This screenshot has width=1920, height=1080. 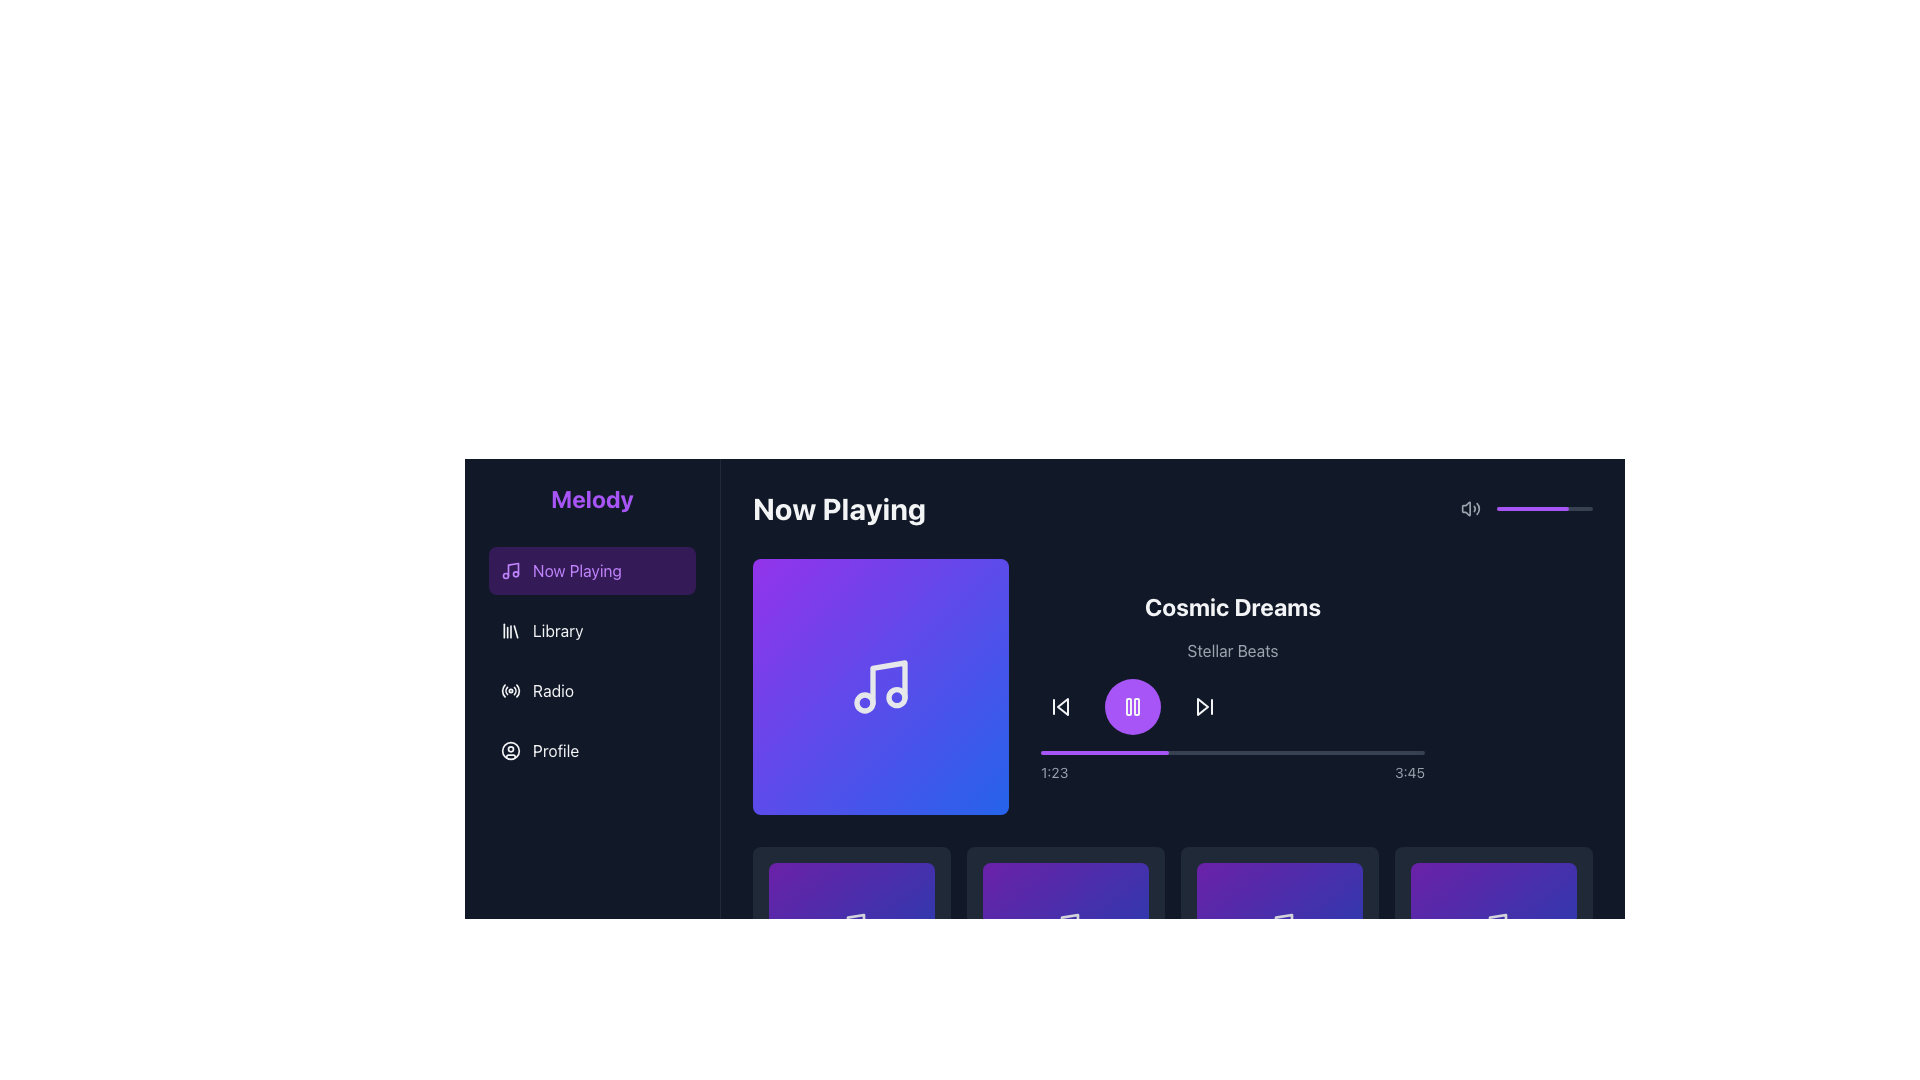 What do you see at coordinates (510, 631) in the screenshot?
I see `the 'Library' icon located in the left vertical navigation menu, which is the leftmost component in the menu between 'Now Playing' and 'Radio'` at bounding box center [510, 631].